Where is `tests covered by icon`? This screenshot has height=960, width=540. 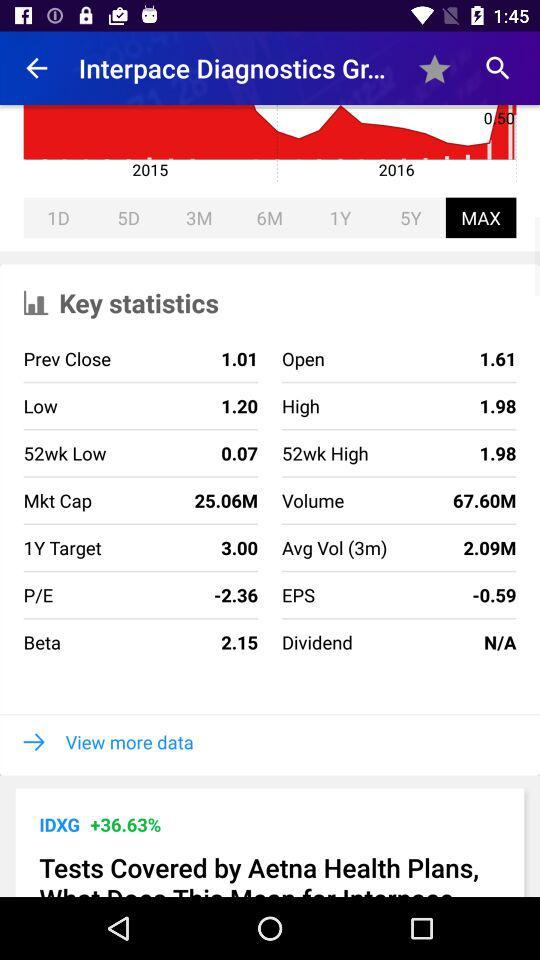 tests covered by icon is located at coordinates (270, 872).